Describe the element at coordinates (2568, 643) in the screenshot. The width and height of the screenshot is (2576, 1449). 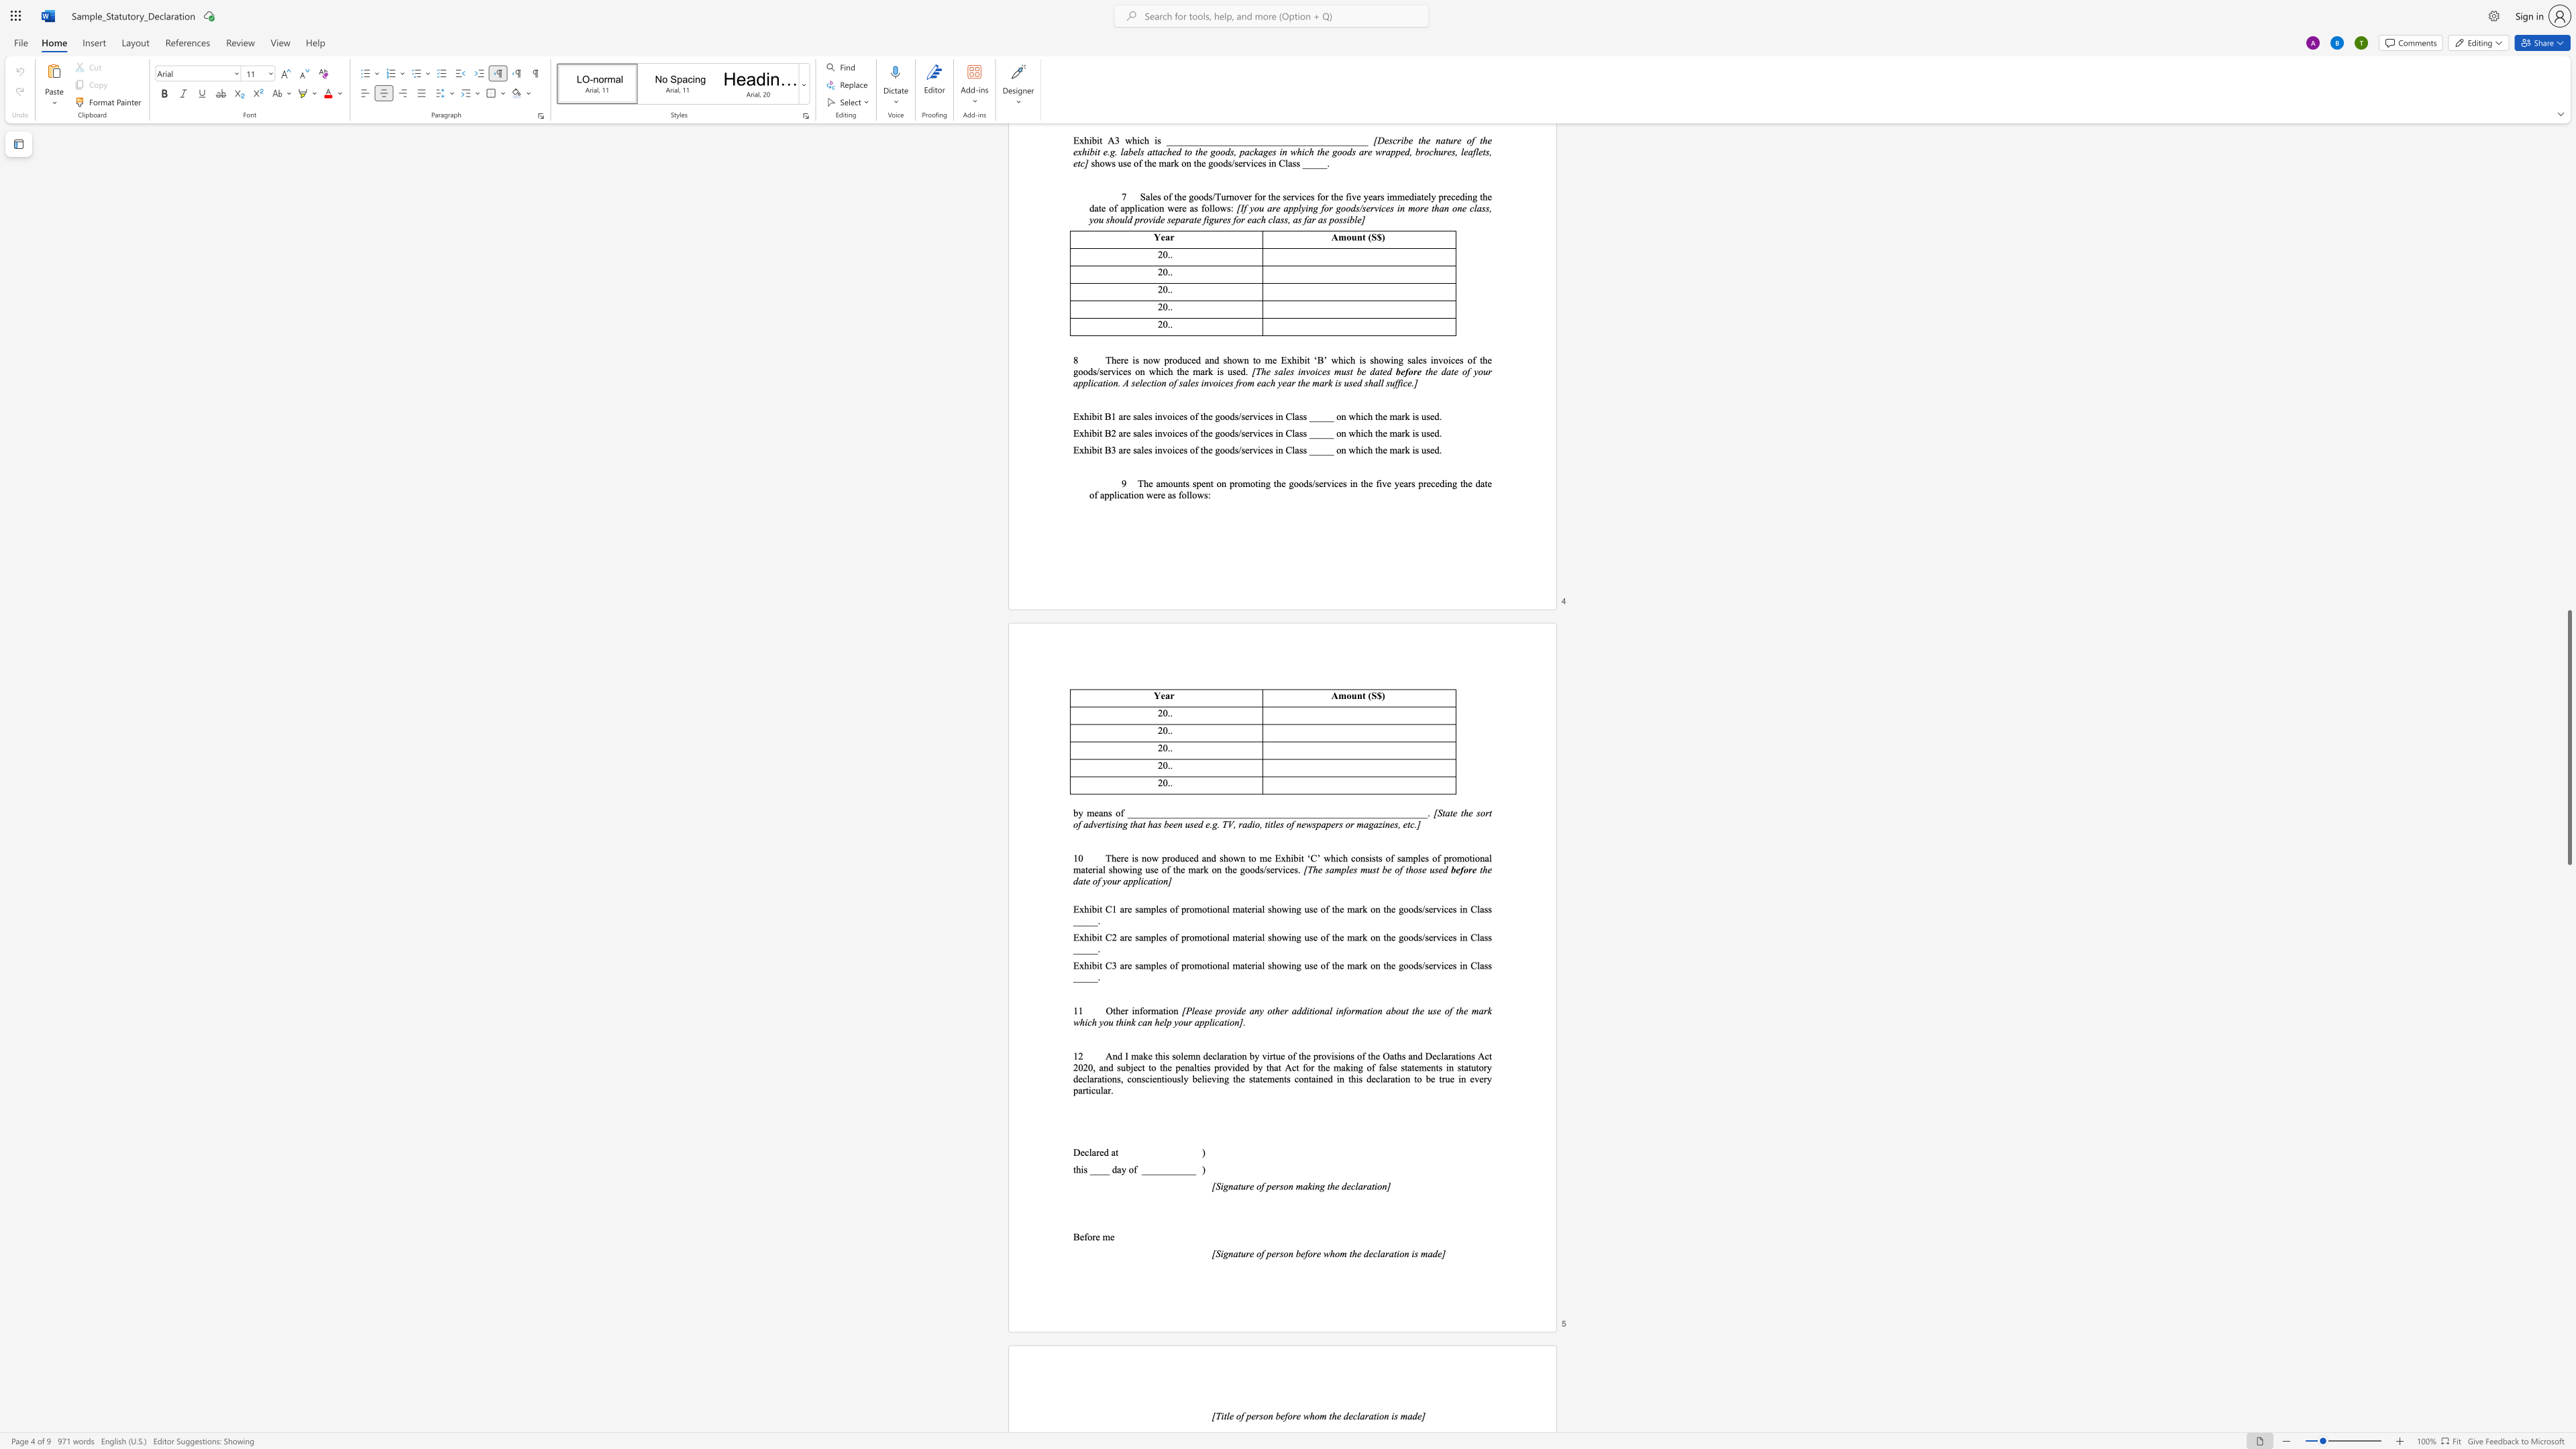
I see `the scrollbar to move the page upward` at that location.